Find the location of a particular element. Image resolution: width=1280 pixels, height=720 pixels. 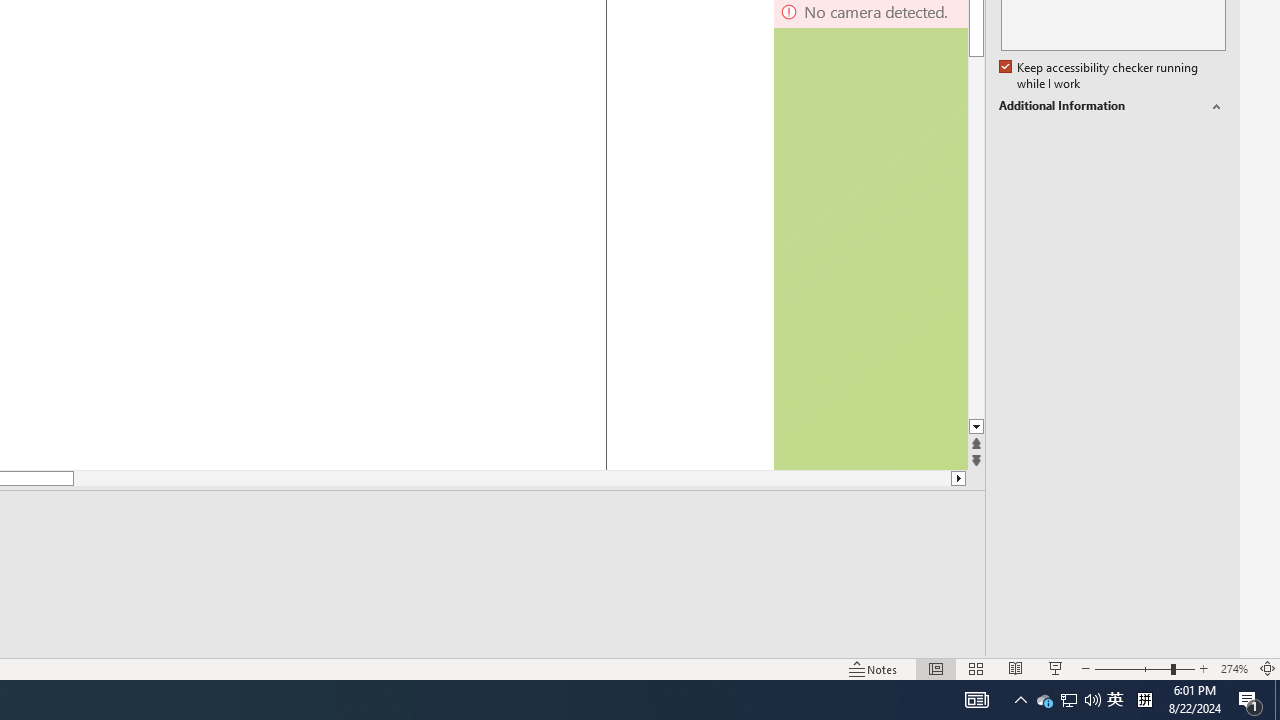

'Zoom 274%' is located at coordinates (1233, 669).